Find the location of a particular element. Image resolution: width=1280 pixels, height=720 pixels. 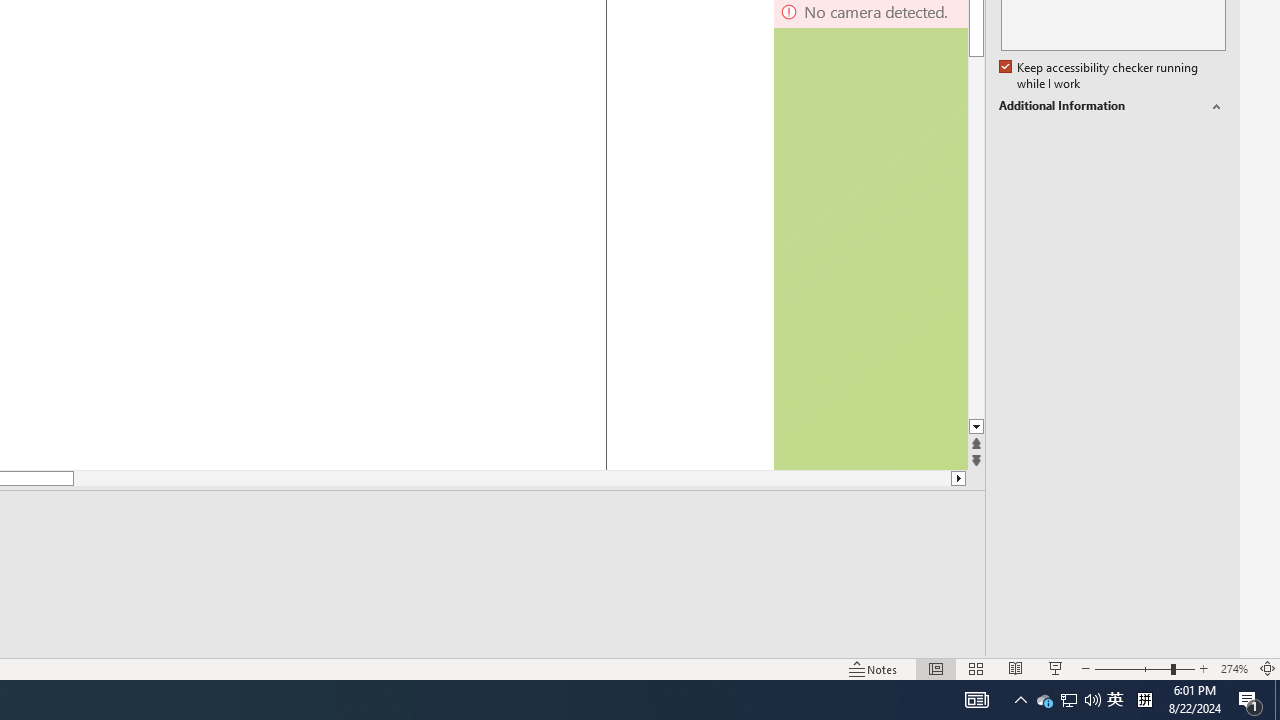

'Zoom 274%' is located at coordinates (1233, 669).